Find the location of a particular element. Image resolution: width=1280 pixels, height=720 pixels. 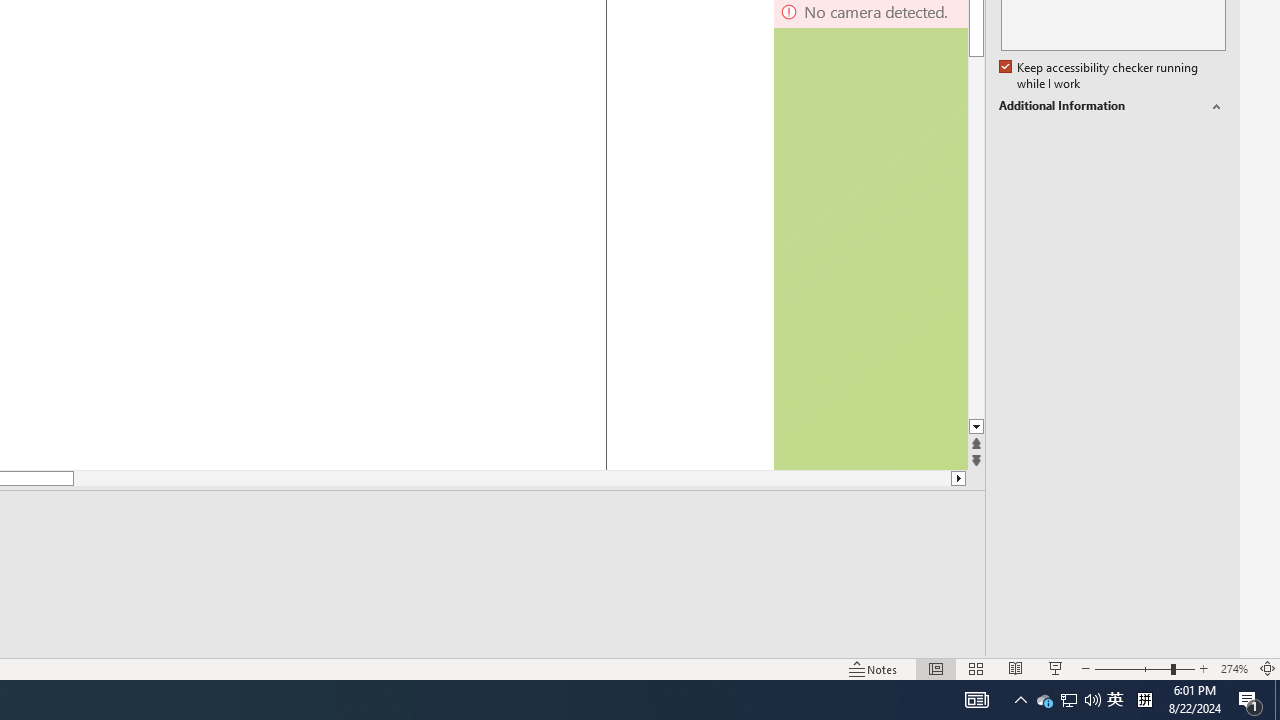

'Zoom 274%' is located at coordinates (1233, 669).